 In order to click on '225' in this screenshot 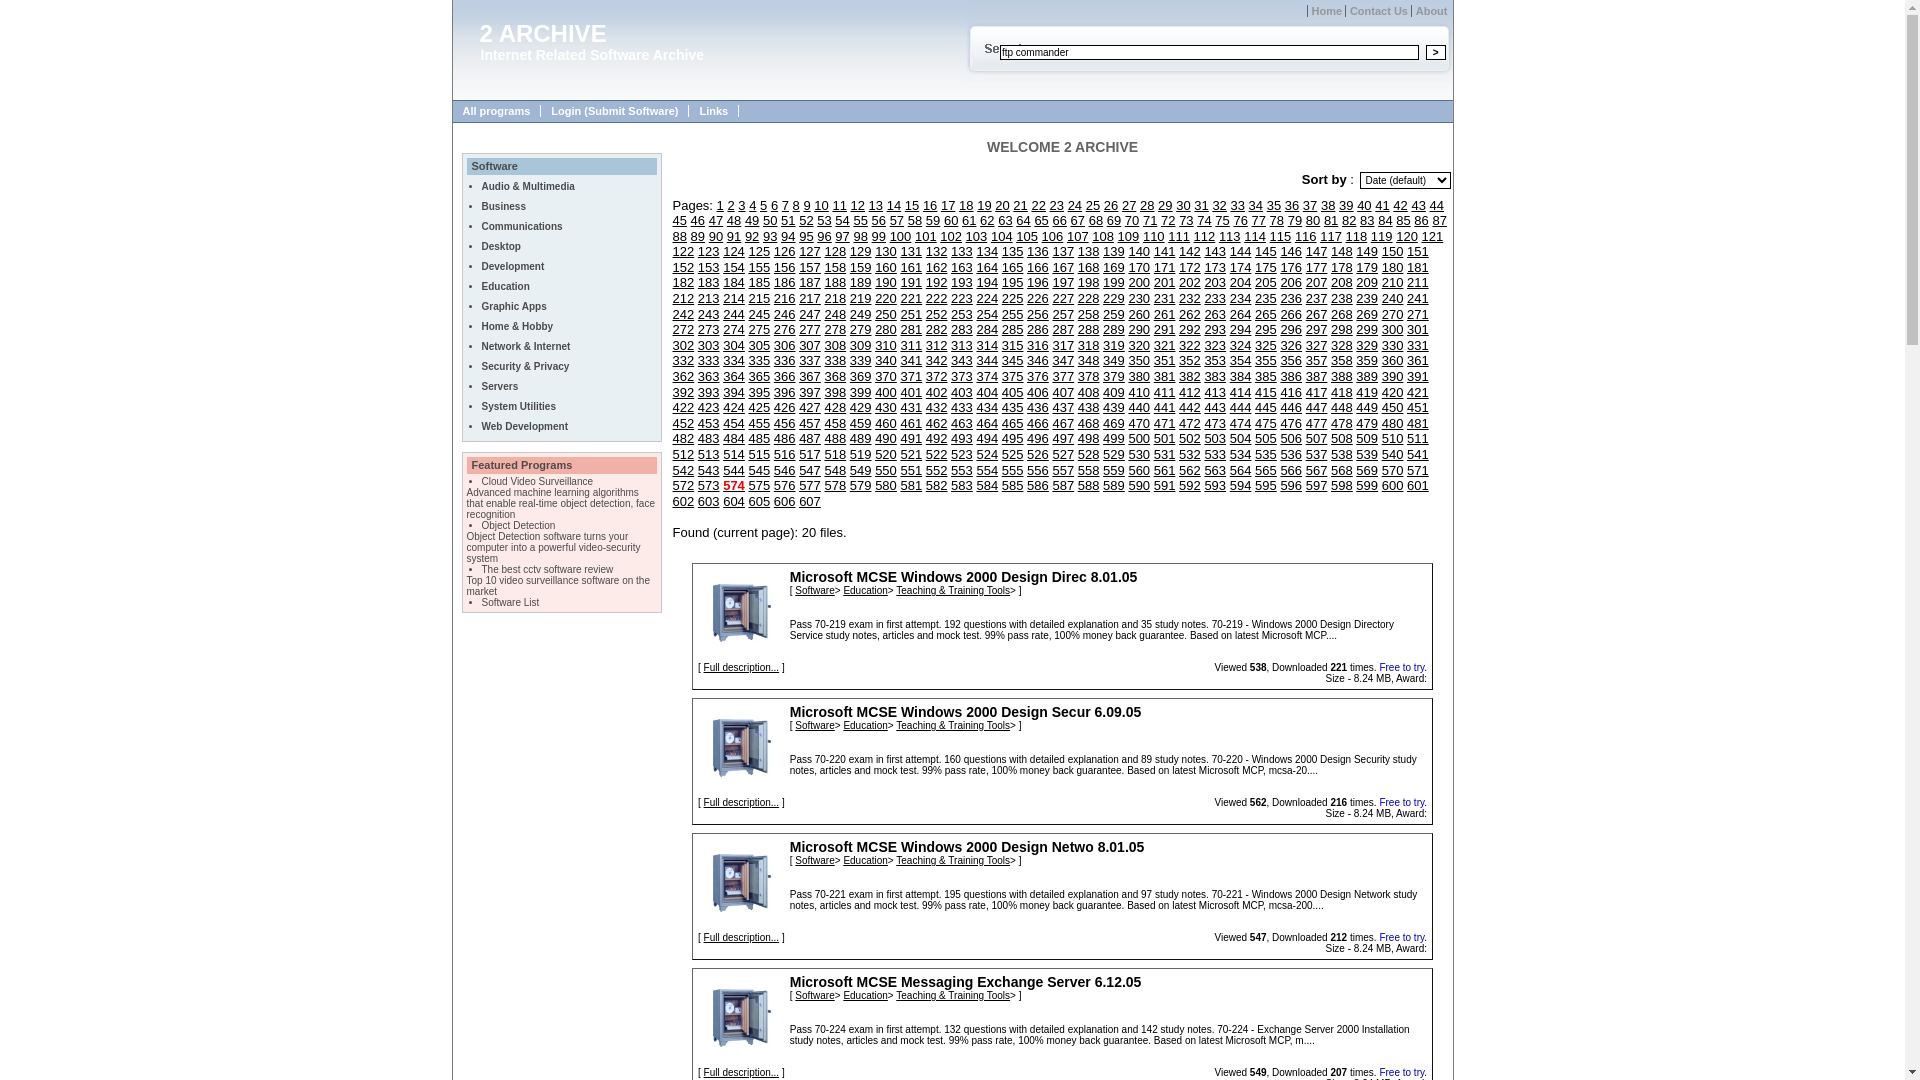, I will do `click(1012, 298)`.